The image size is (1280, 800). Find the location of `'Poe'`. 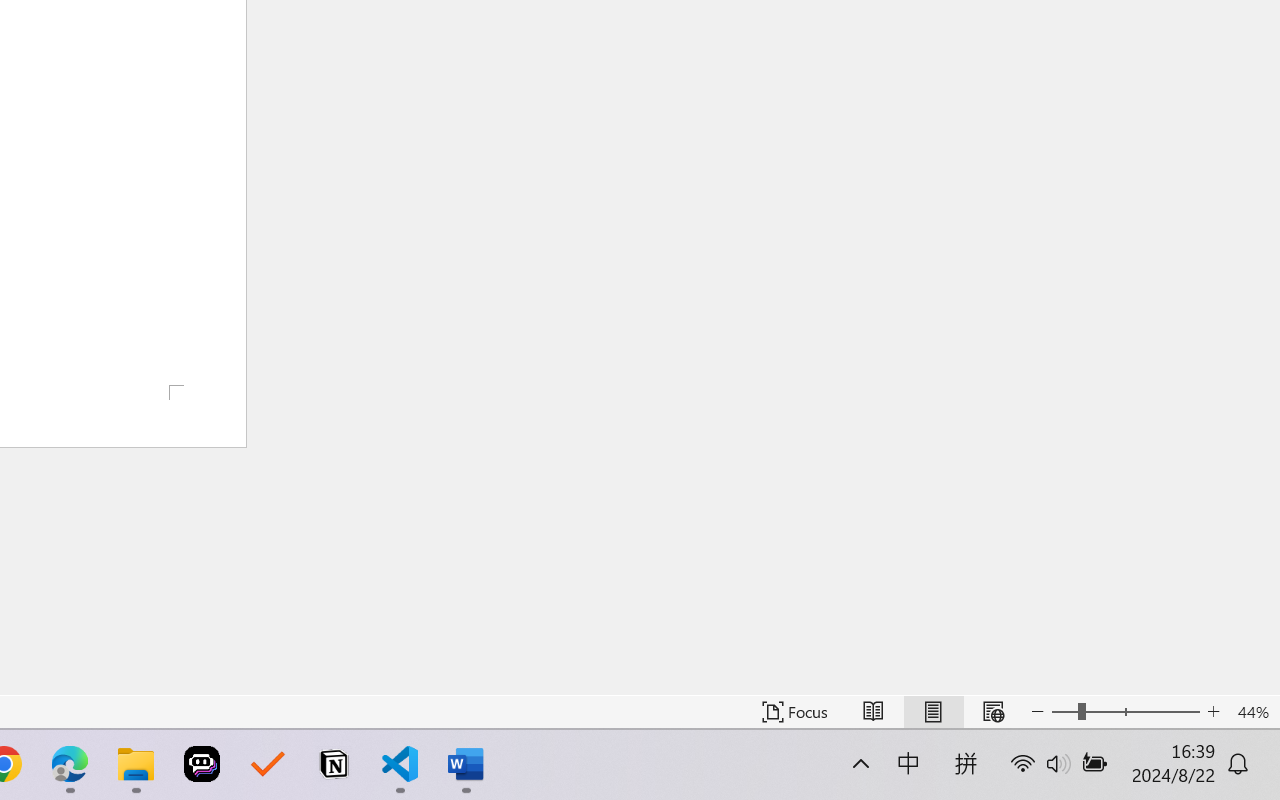

'Poe' is located at coordinates (202, 764).